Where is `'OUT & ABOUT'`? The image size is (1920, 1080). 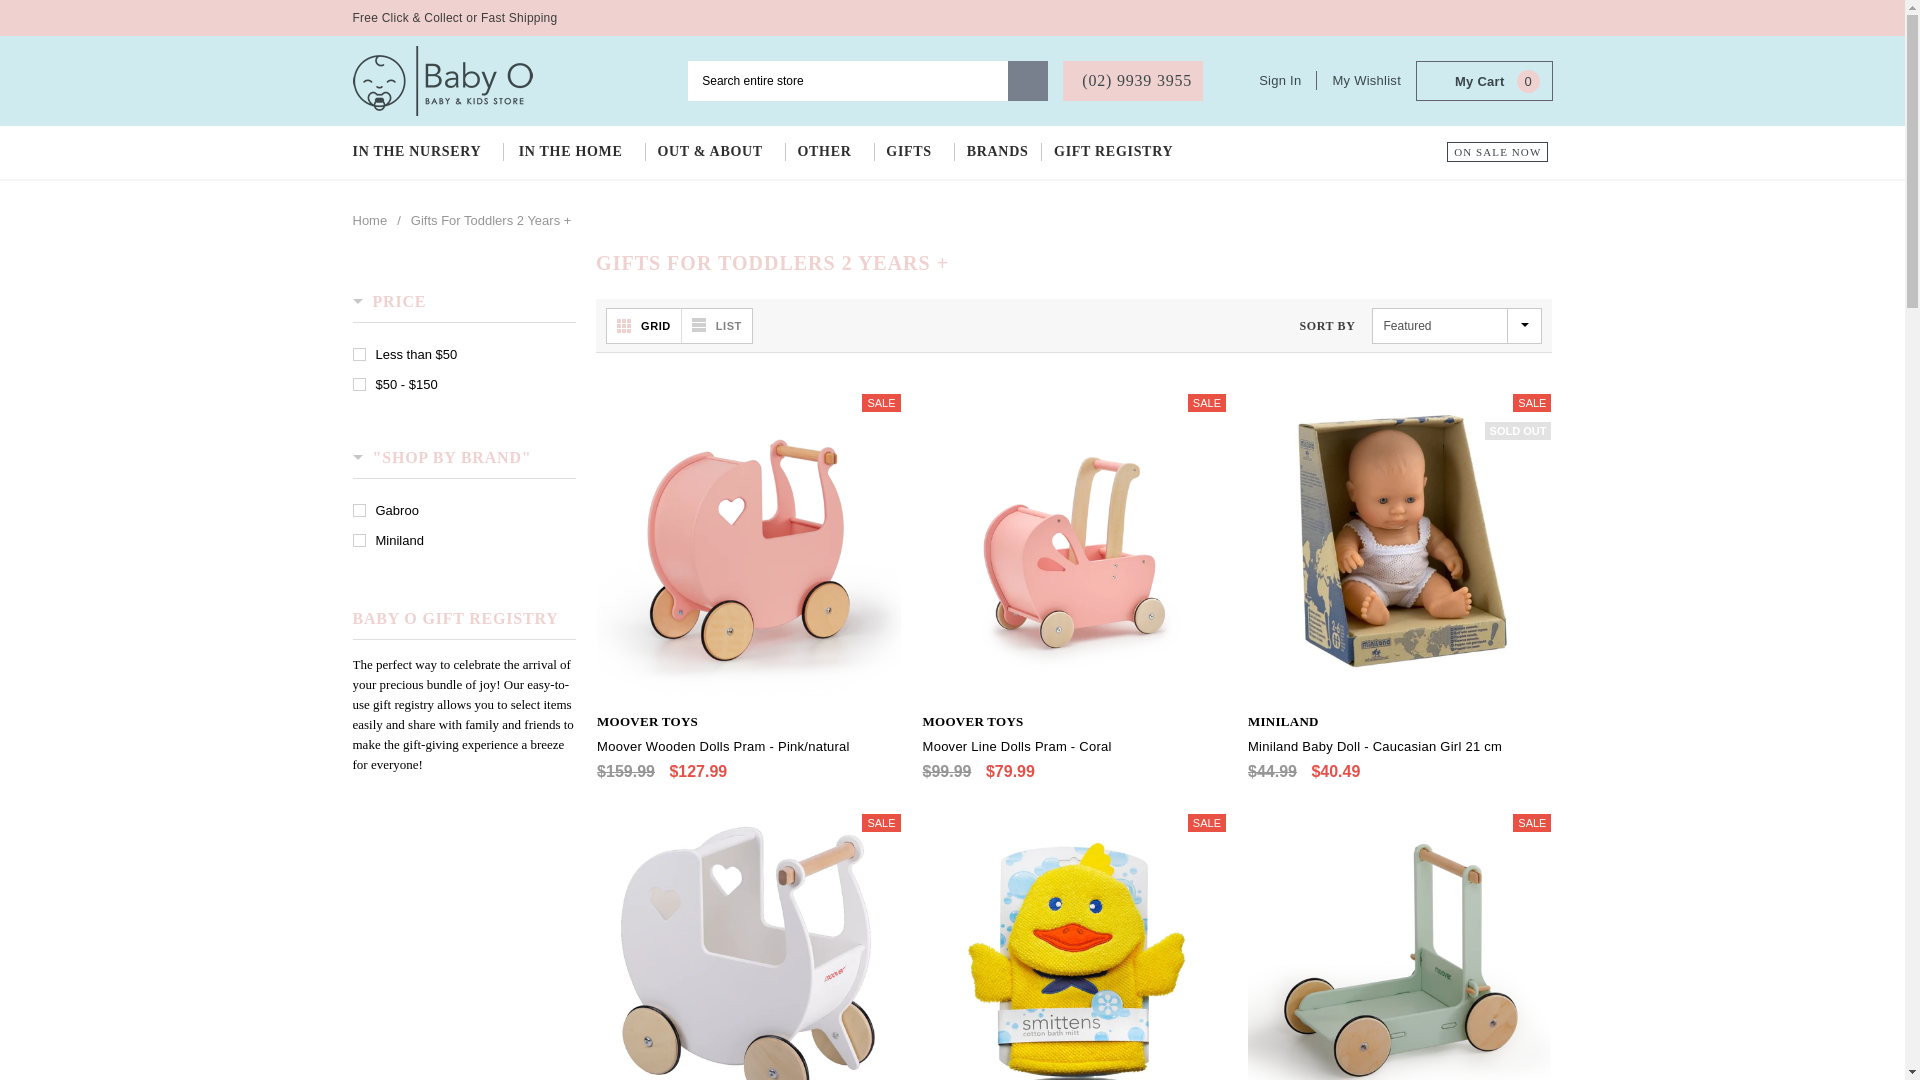
'OUT & ABOUT' is located at coordinates (714, 151).